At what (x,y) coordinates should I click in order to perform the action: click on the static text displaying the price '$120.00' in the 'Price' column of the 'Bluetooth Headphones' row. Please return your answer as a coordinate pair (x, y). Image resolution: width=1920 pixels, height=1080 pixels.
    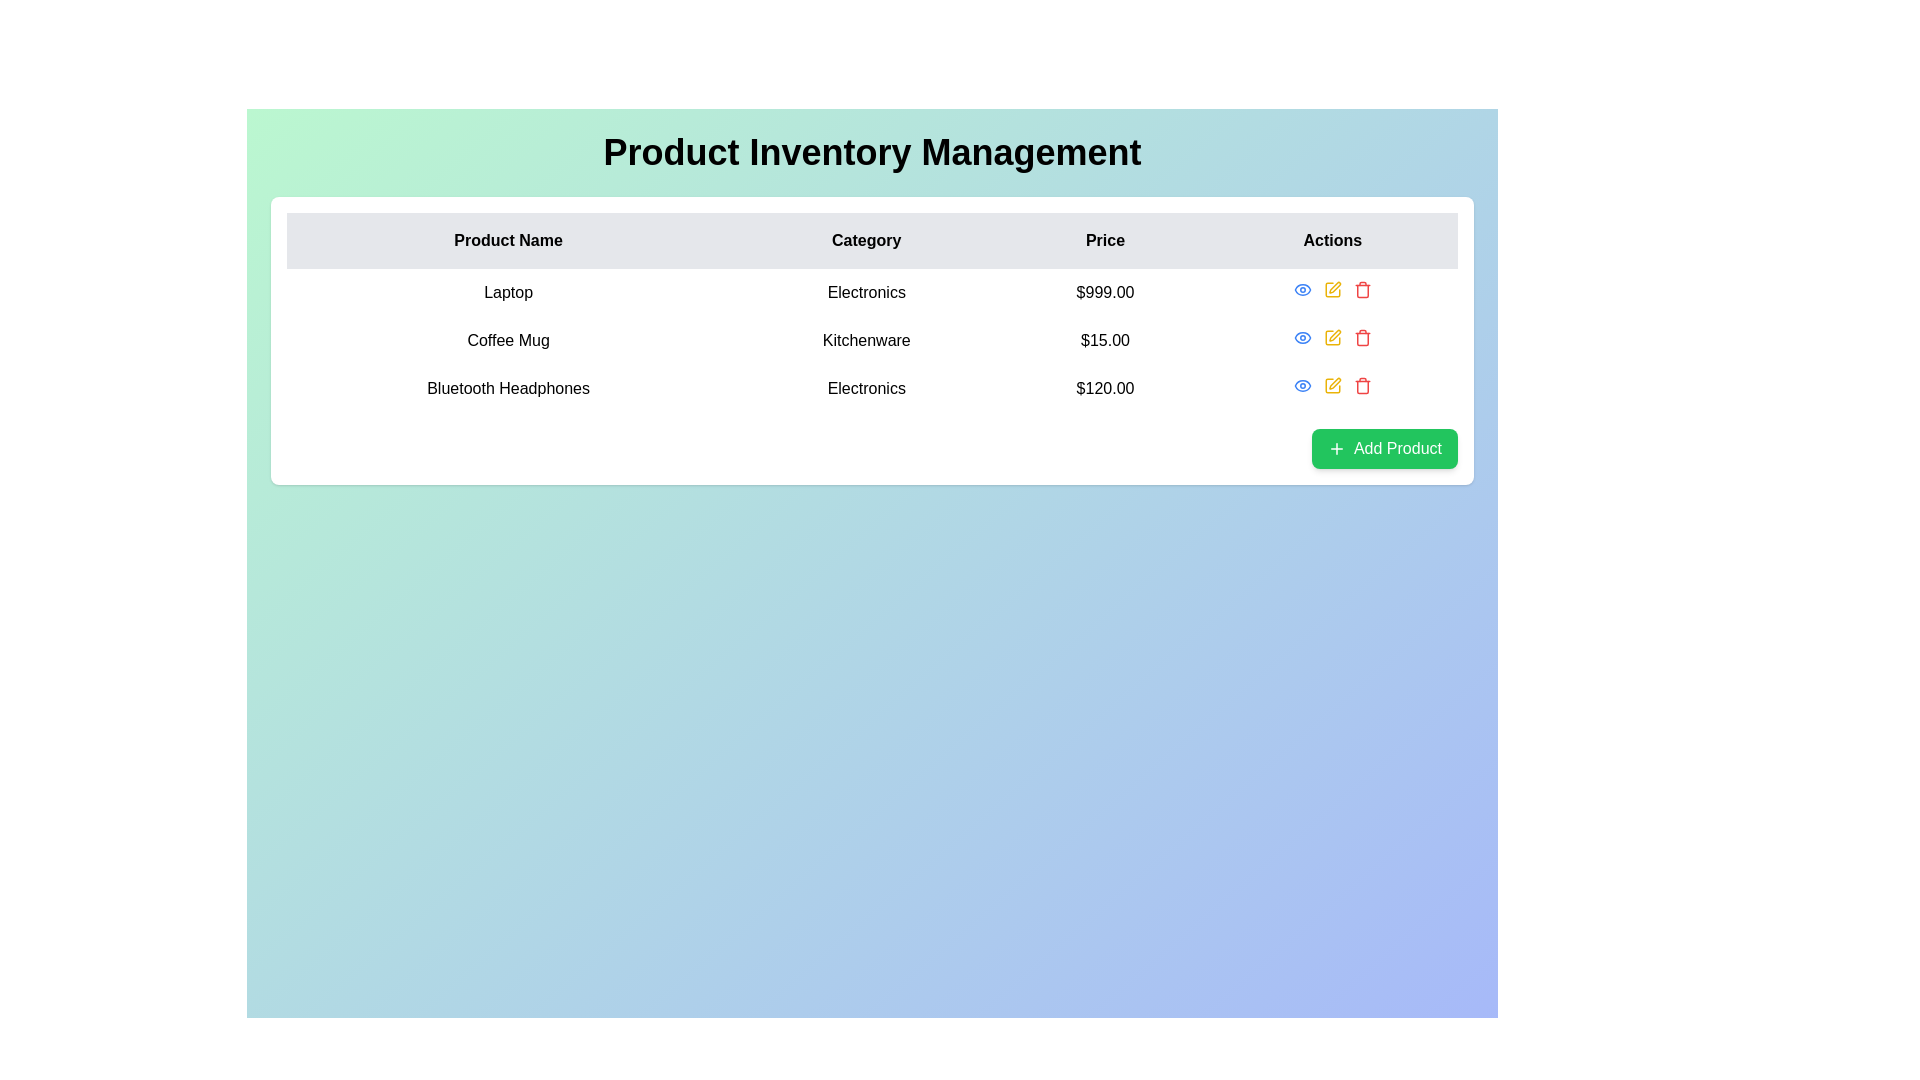
    Looking at the image, I should click on (1104, 389).